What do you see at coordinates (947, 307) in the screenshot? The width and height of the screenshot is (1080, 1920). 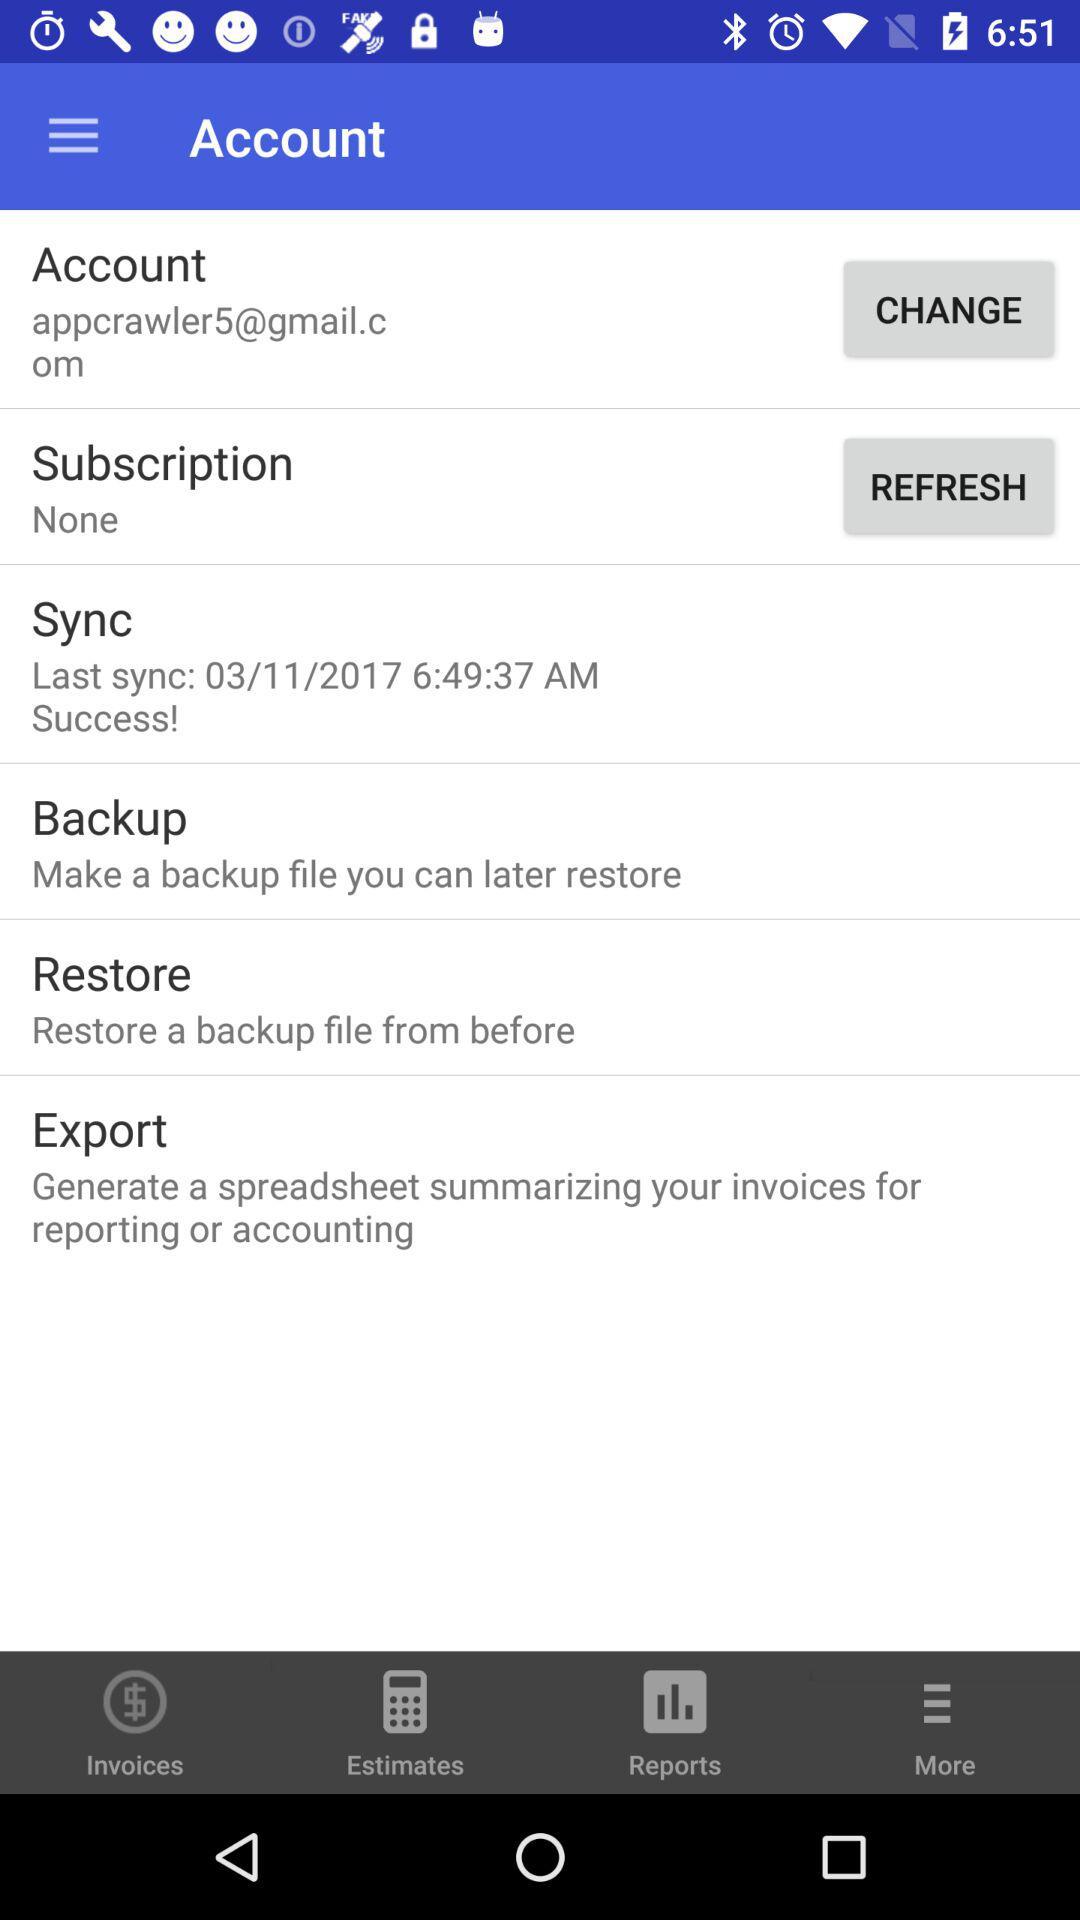 I see `the item to the right of appcrawler5@gmail.com` at bounding box center [947, 307].